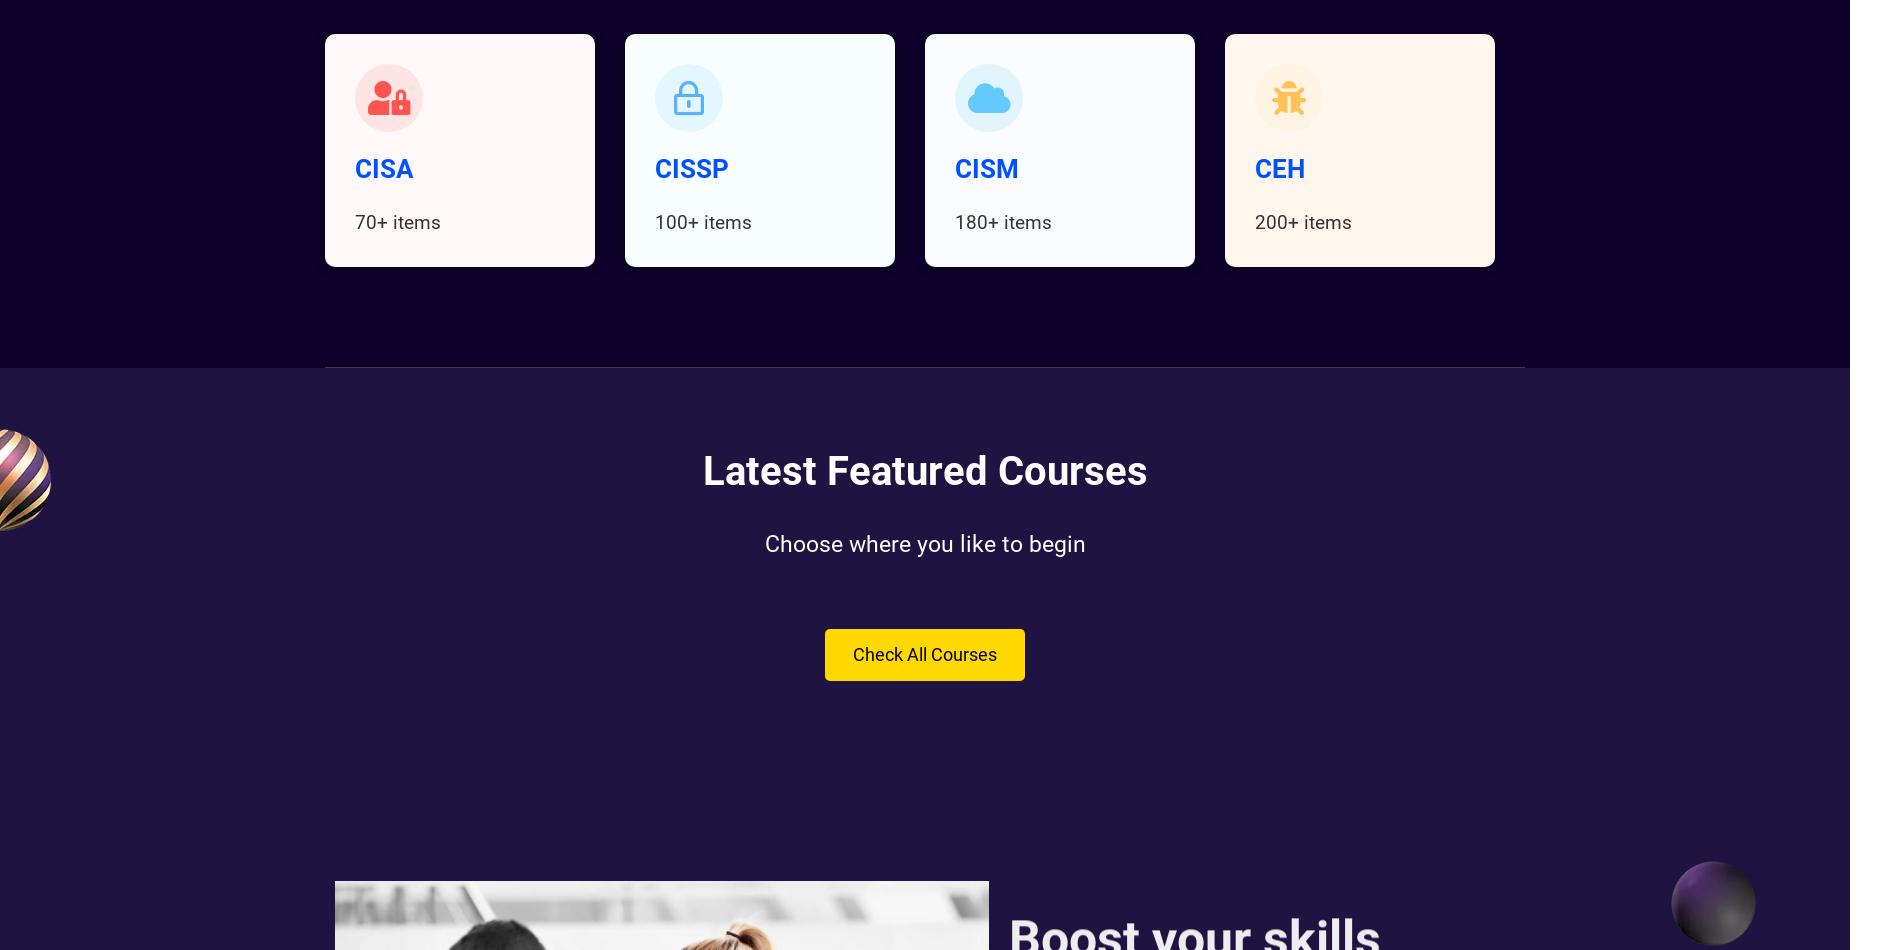  I want to click on 'CISSP', so click(690, 169).